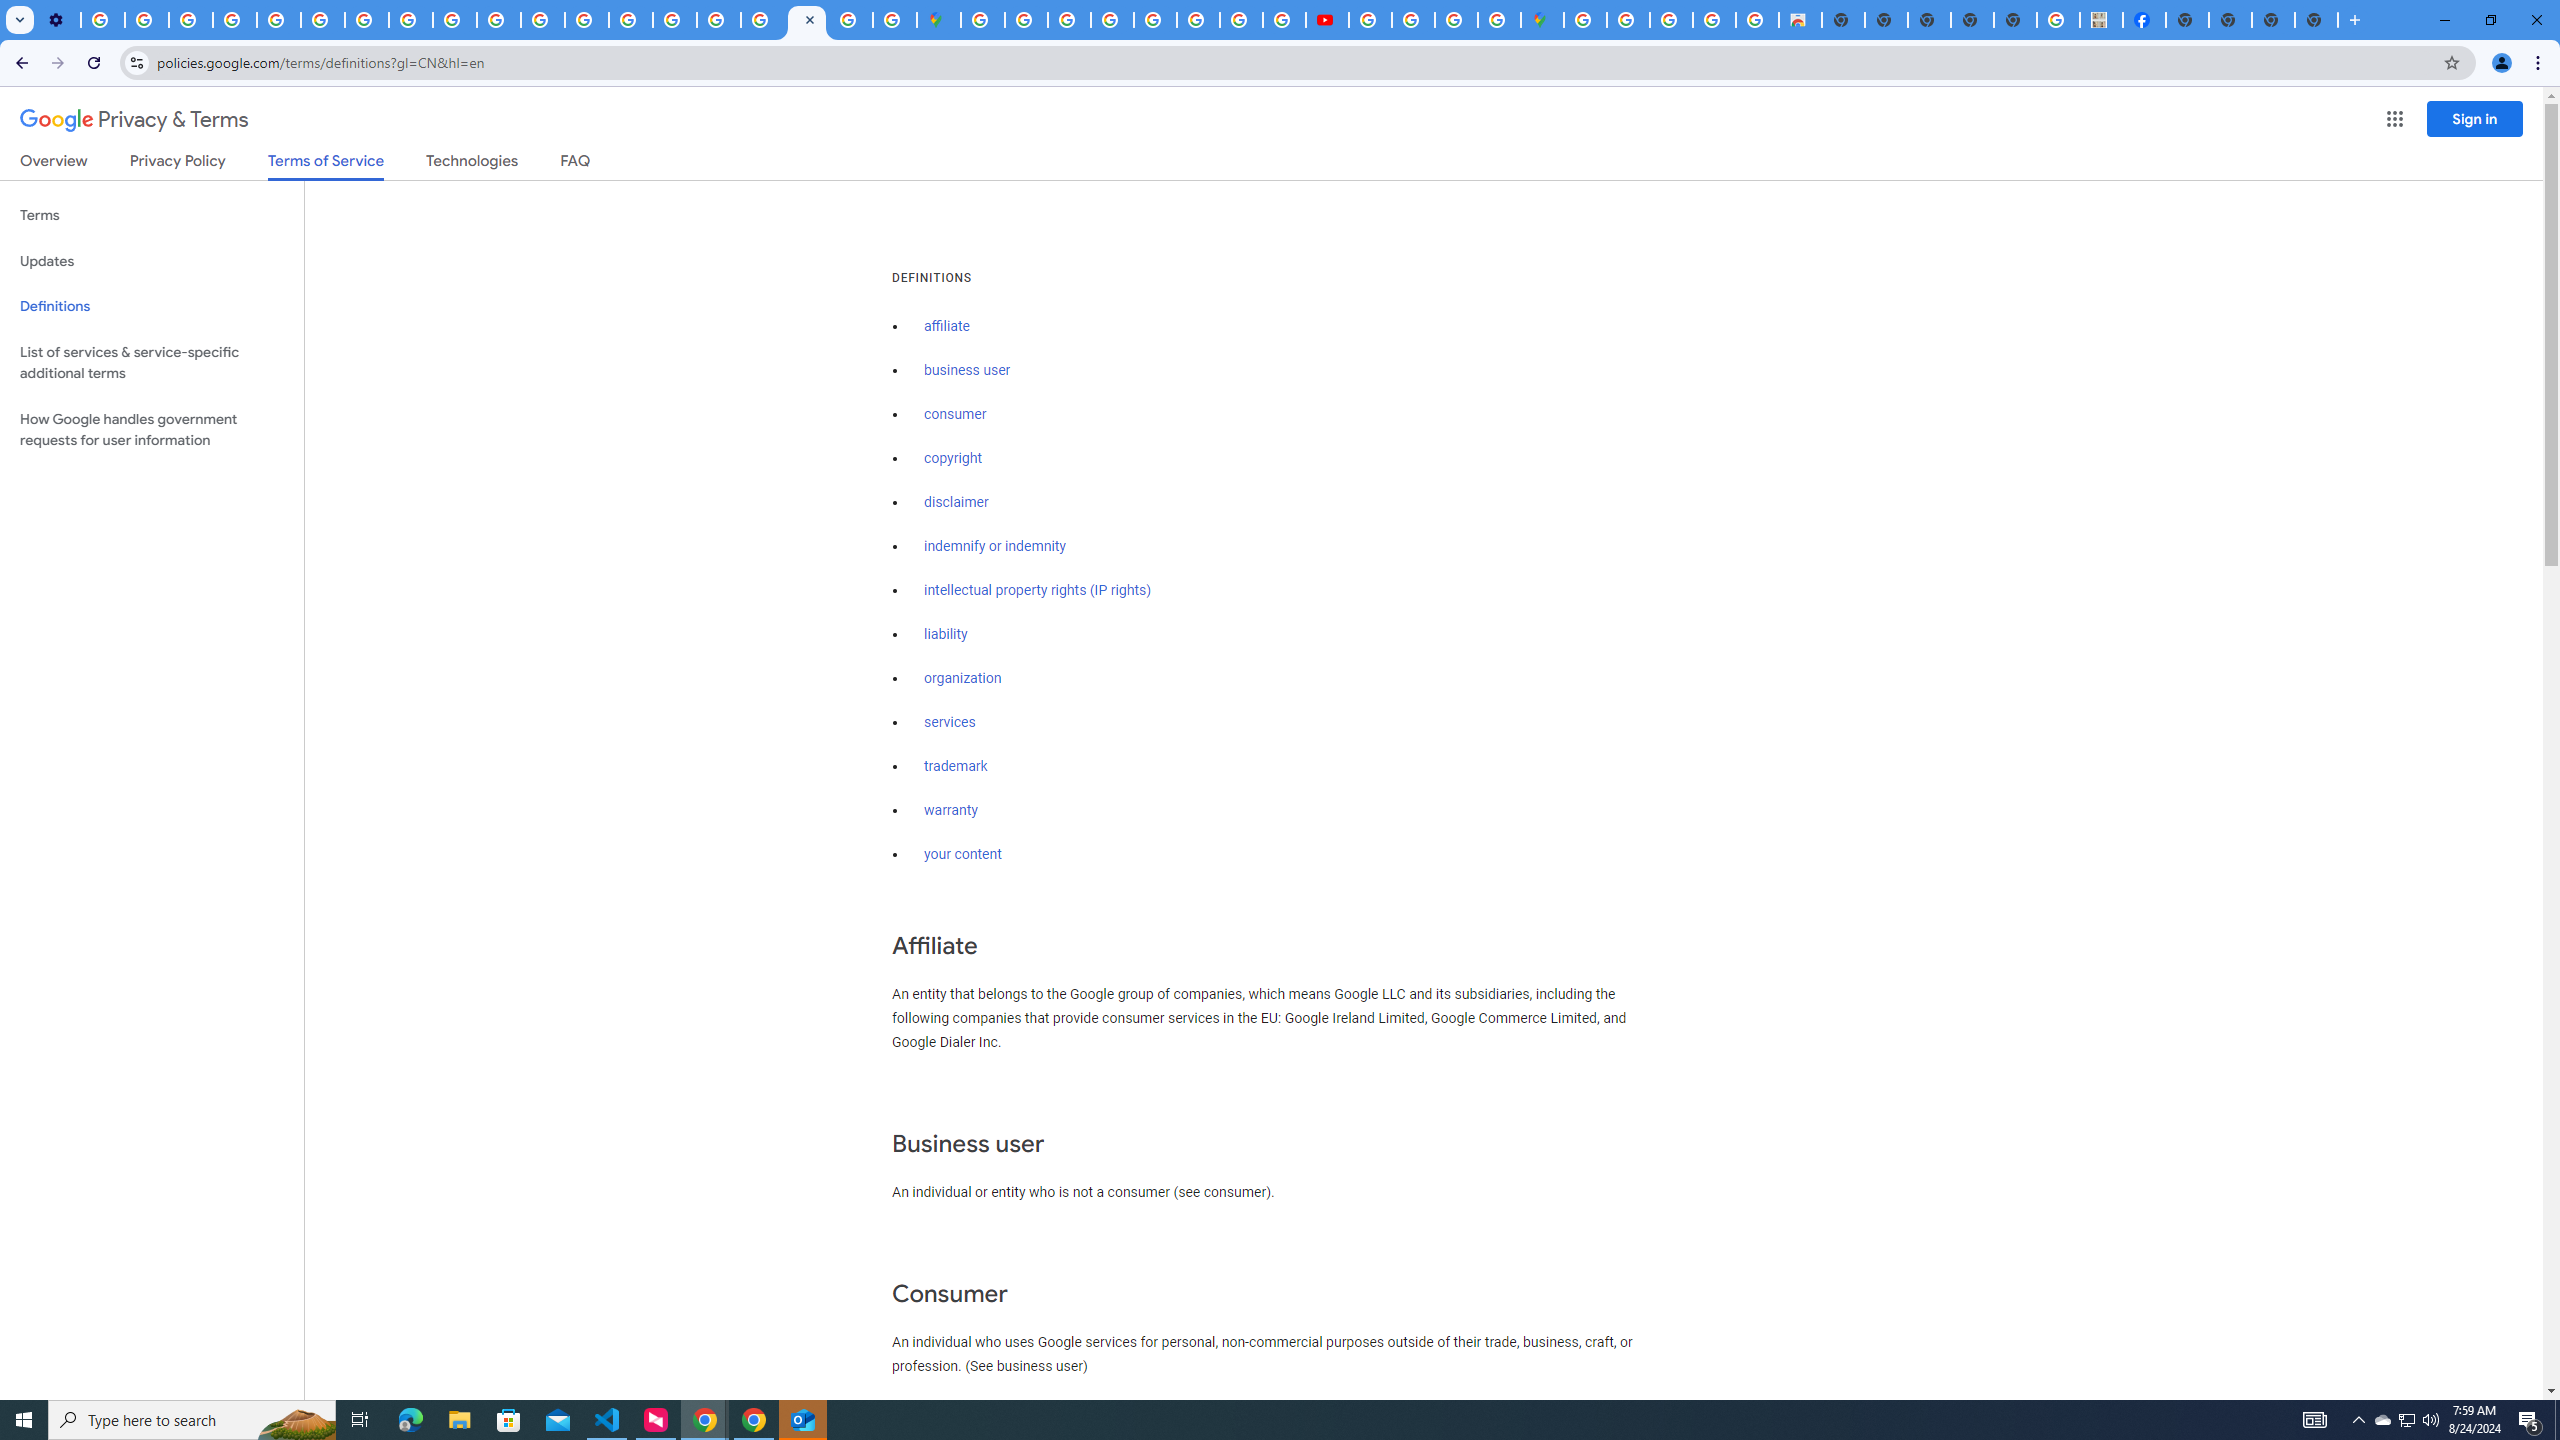 The height and width of the screenshot is (1440, 2560). Describe the element at coordinates (994, 547) in the screenshot. I see `'indemnify or indemnity'` at that location.